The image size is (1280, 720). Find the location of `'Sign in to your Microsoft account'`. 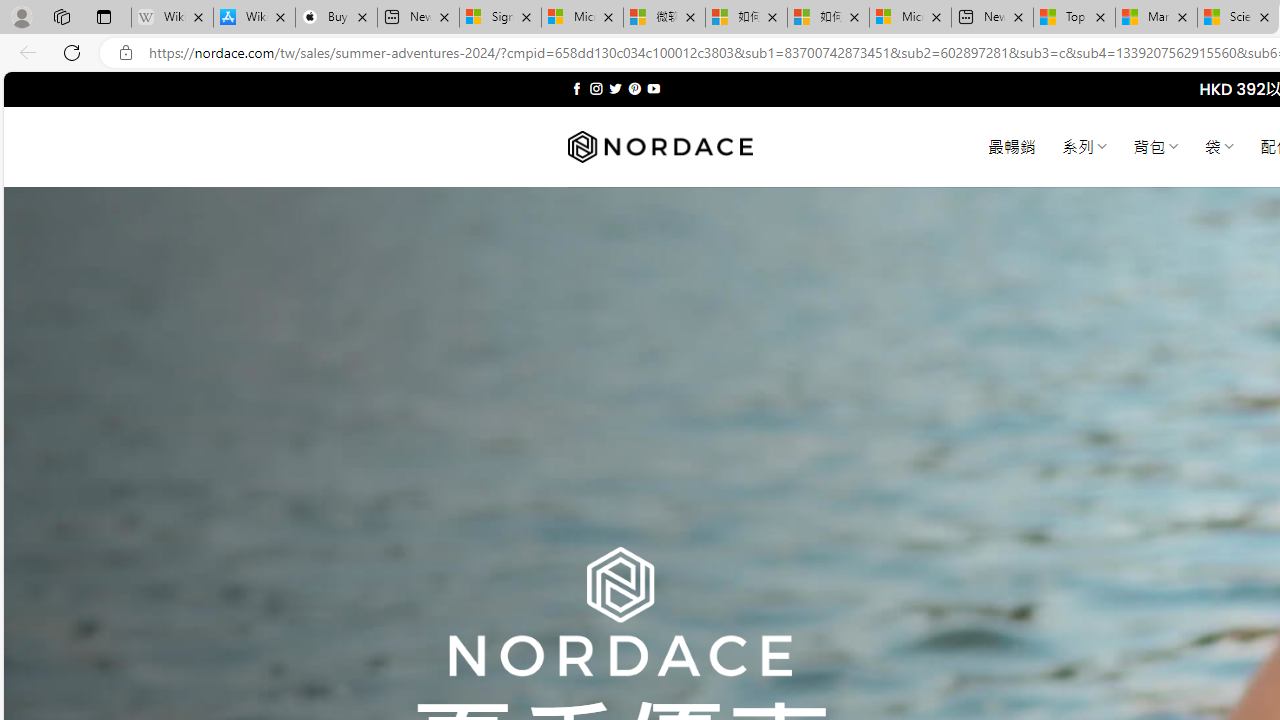

'Sign in to your Microsoft account' is located at coordinates (500, 17).